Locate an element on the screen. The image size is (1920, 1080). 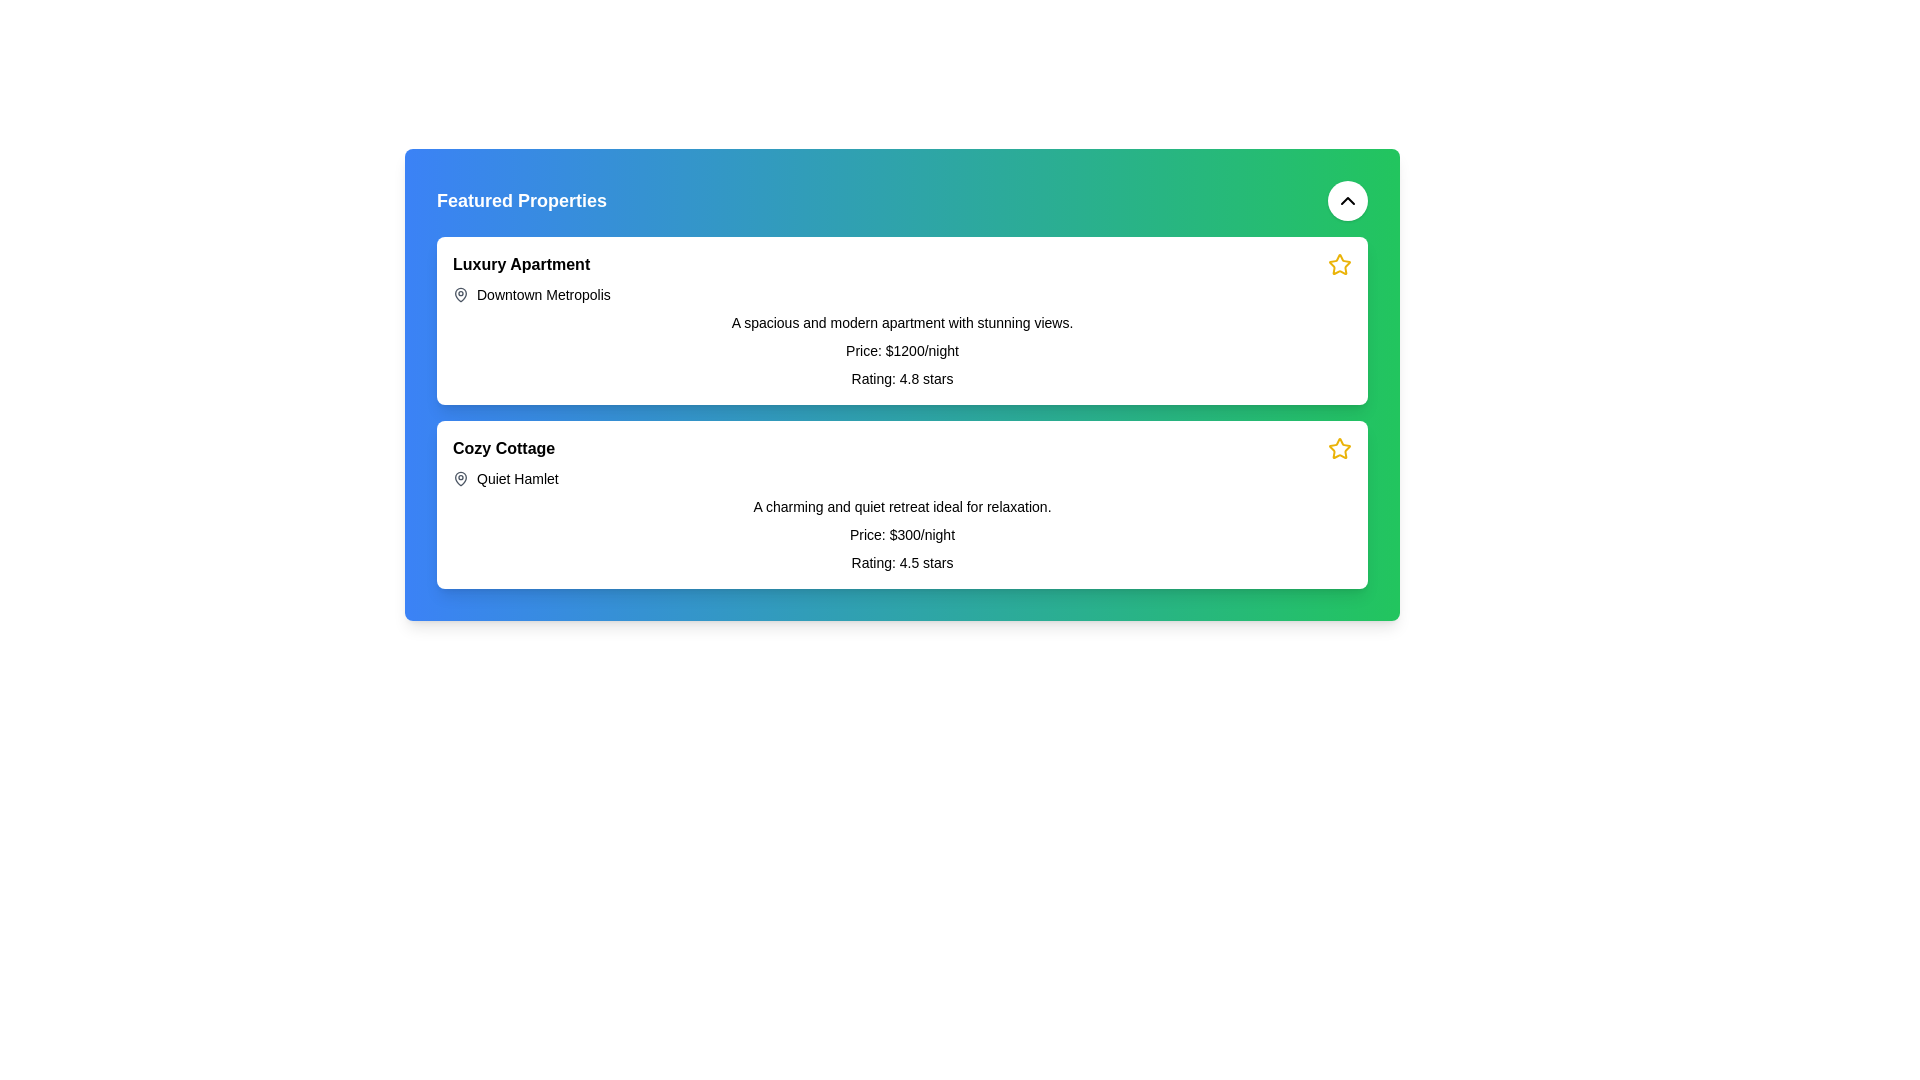
the star icon located at the top-right corner inside the first card, next to the text 'Luxury Apartment' to mark it as a favorite is located at coordinates (1339, 263).